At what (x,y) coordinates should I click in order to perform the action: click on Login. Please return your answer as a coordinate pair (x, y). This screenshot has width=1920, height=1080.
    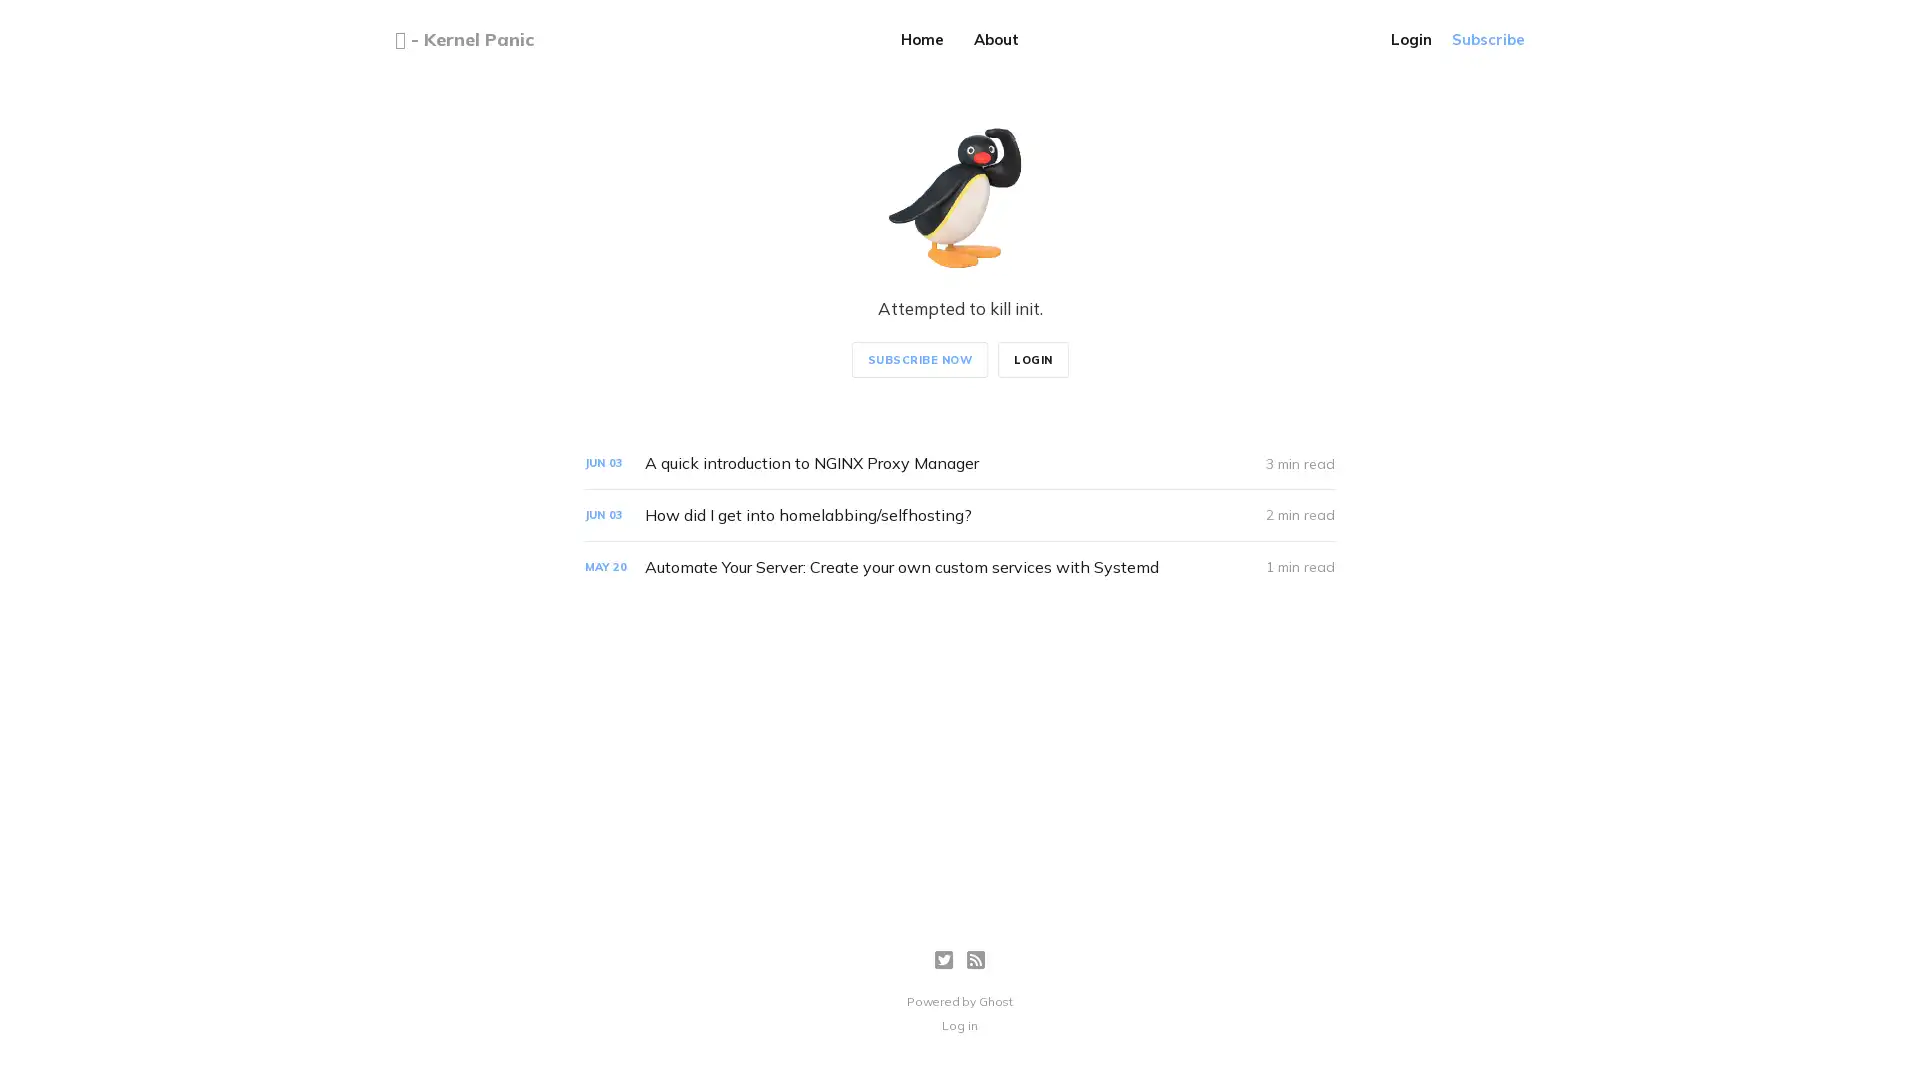
    Looking at the image, I should click on (1410, 39).